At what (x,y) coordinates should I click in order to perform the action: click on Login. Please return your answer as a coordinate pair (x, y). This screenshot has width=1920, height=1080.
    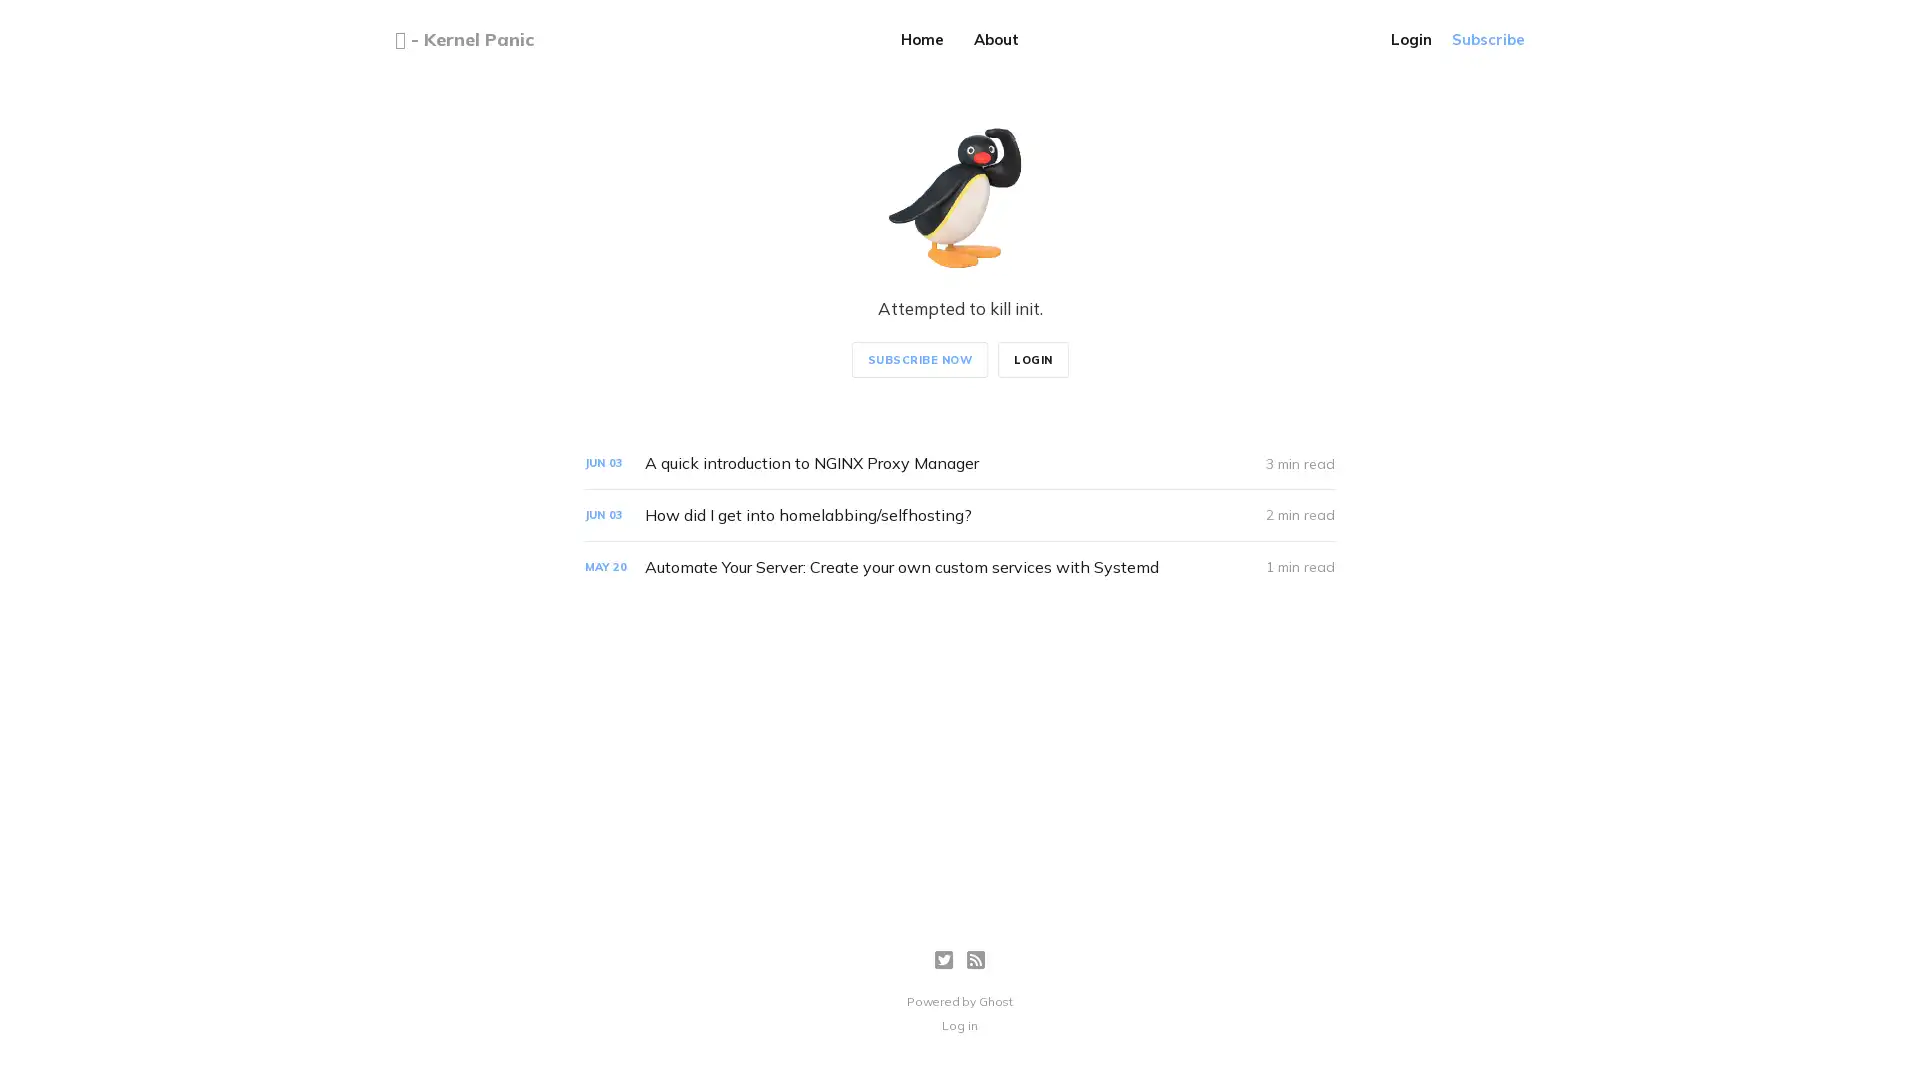
    Looking at the image, I should click on (1410, 39).